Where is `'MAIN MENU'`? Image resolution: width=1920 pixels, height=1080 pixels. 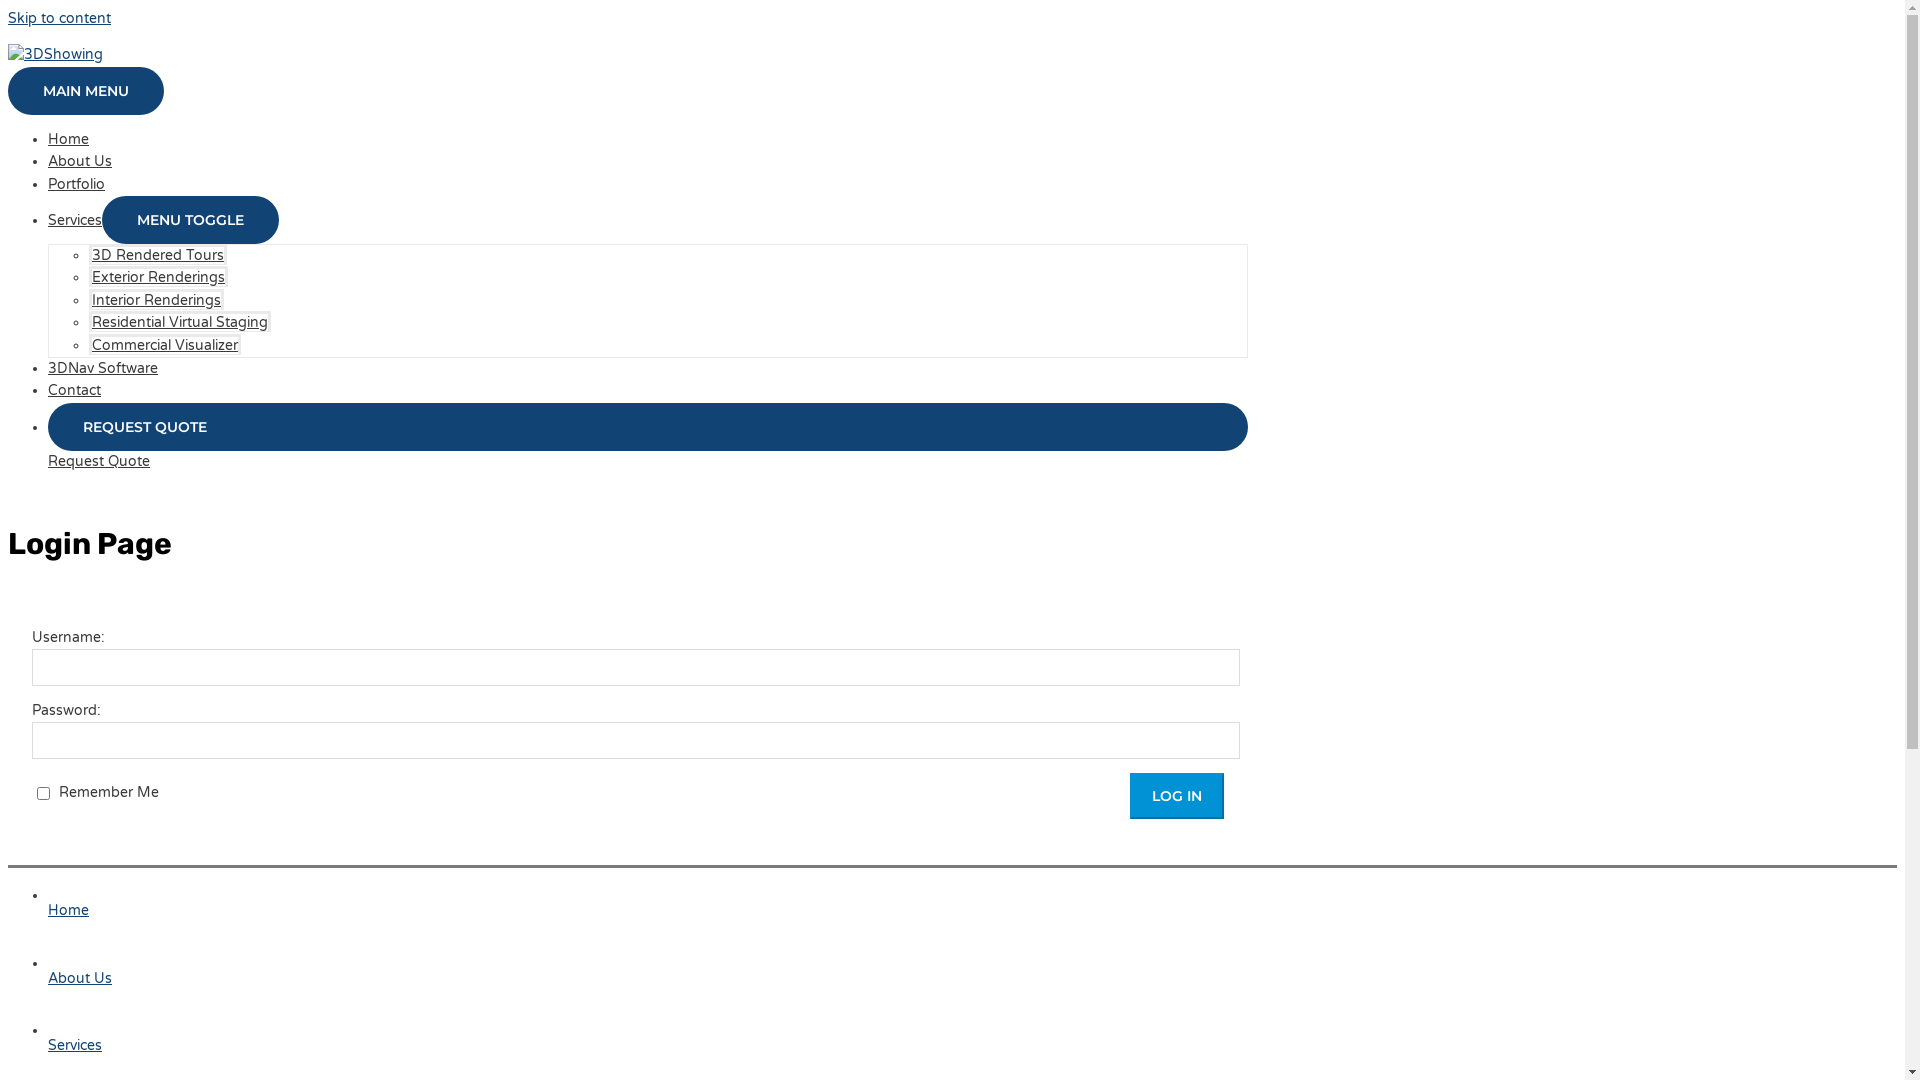
'MAIN MENU' is located at coordinates (85, 91).